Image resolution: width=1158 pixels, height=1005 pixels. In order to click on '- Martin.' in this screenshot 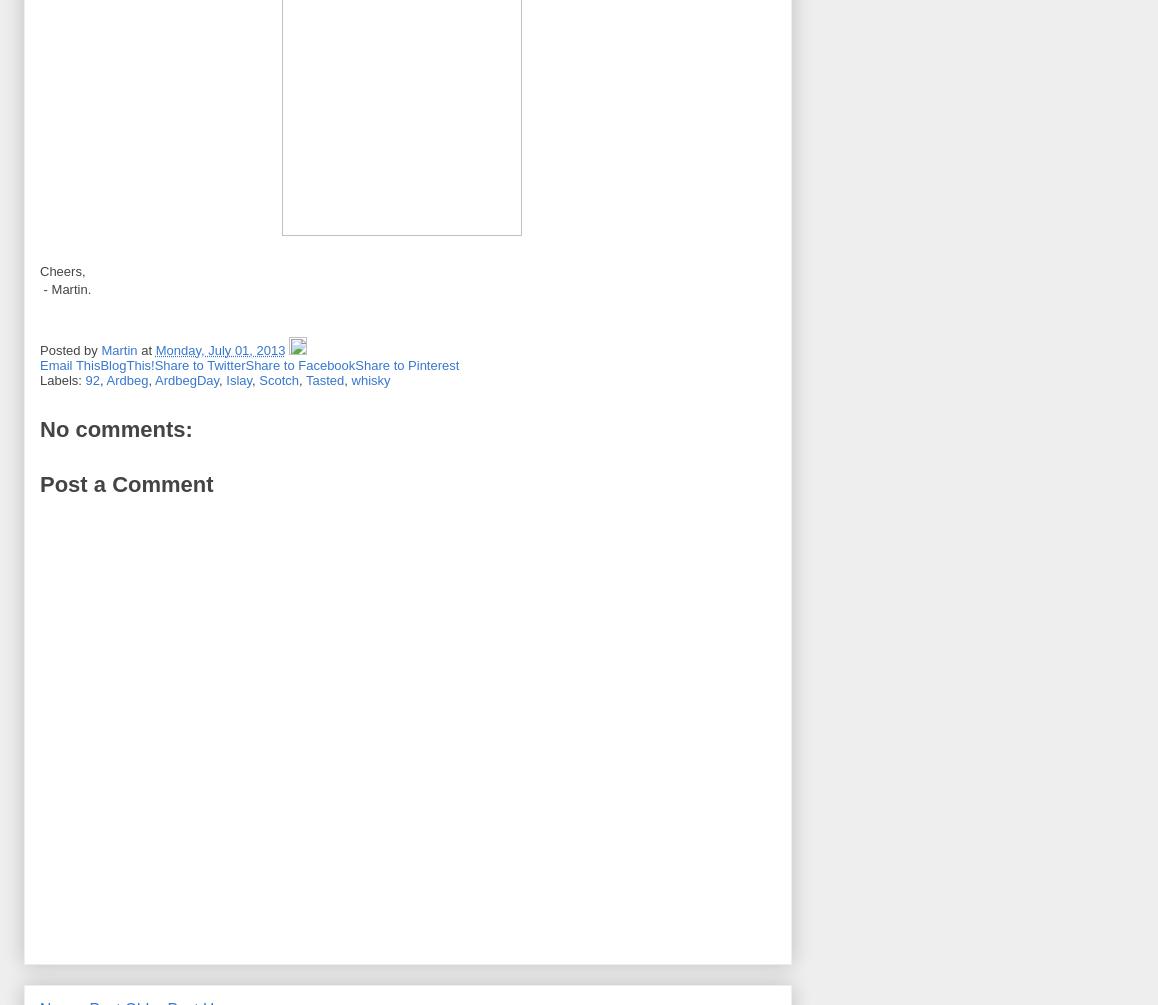, I will do `click(65, 287)`.